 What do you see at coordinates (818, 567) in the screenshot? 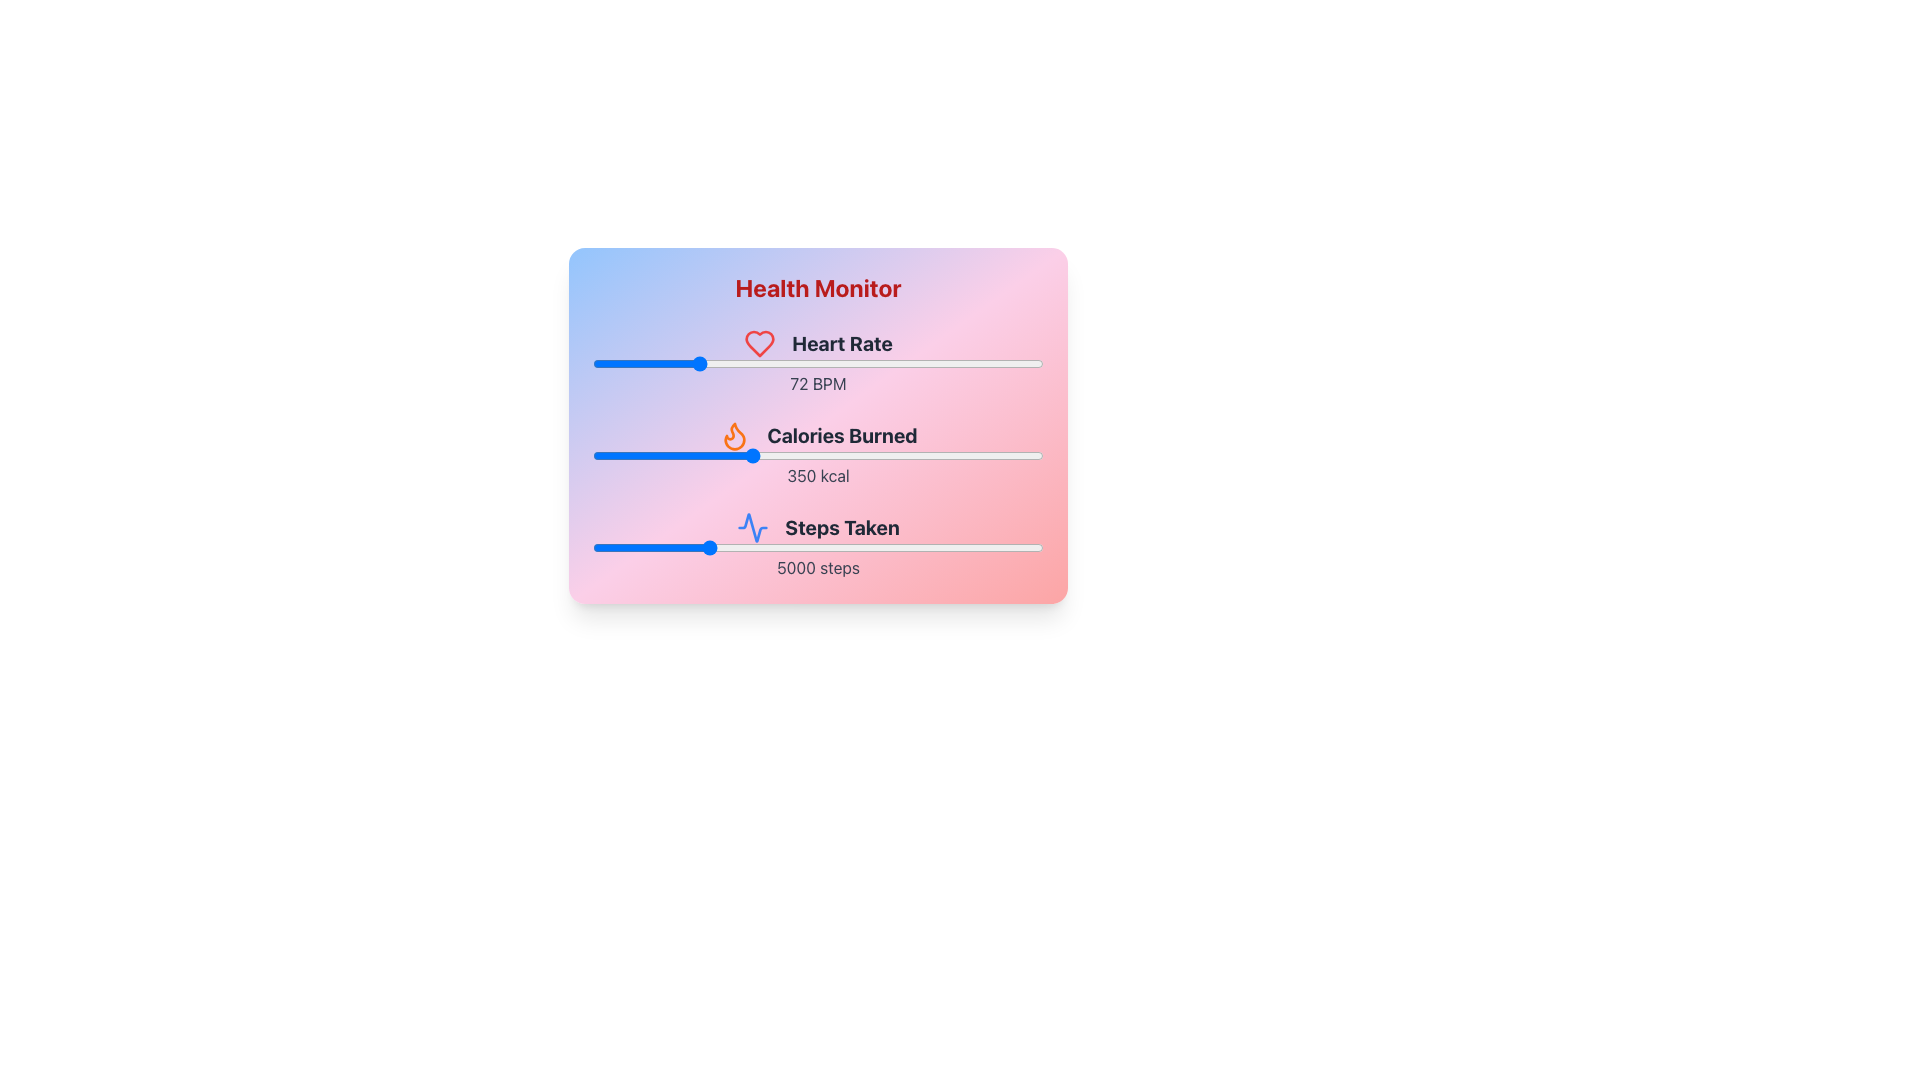
I see `the static informational label displaying '5000 steps' in gray color, located beneath 'Steps Taken'` at bounding box center [818, 567].